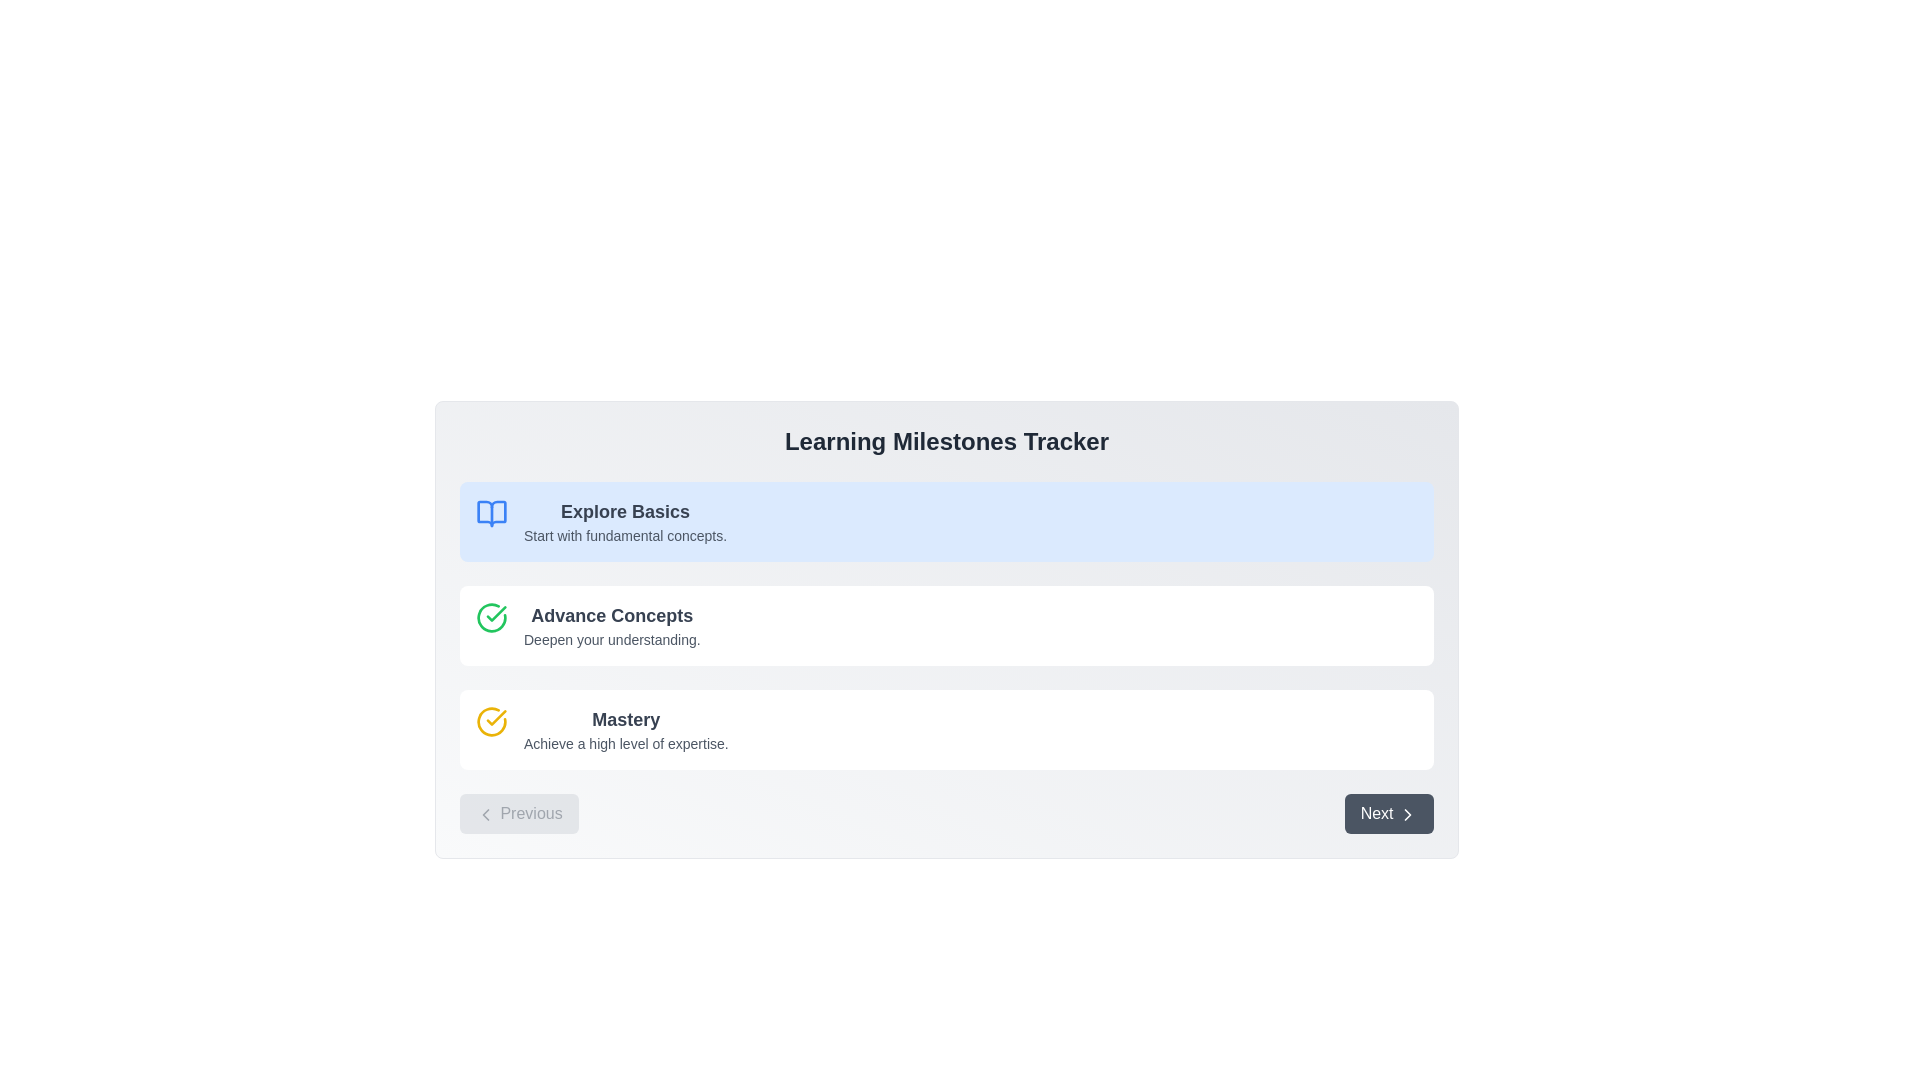  Describe the element at coordinates (1406, 813) in the screenshot. I see `the right-facing chevron icon located within the 'Next' button at the bottom-right corner` at that location.